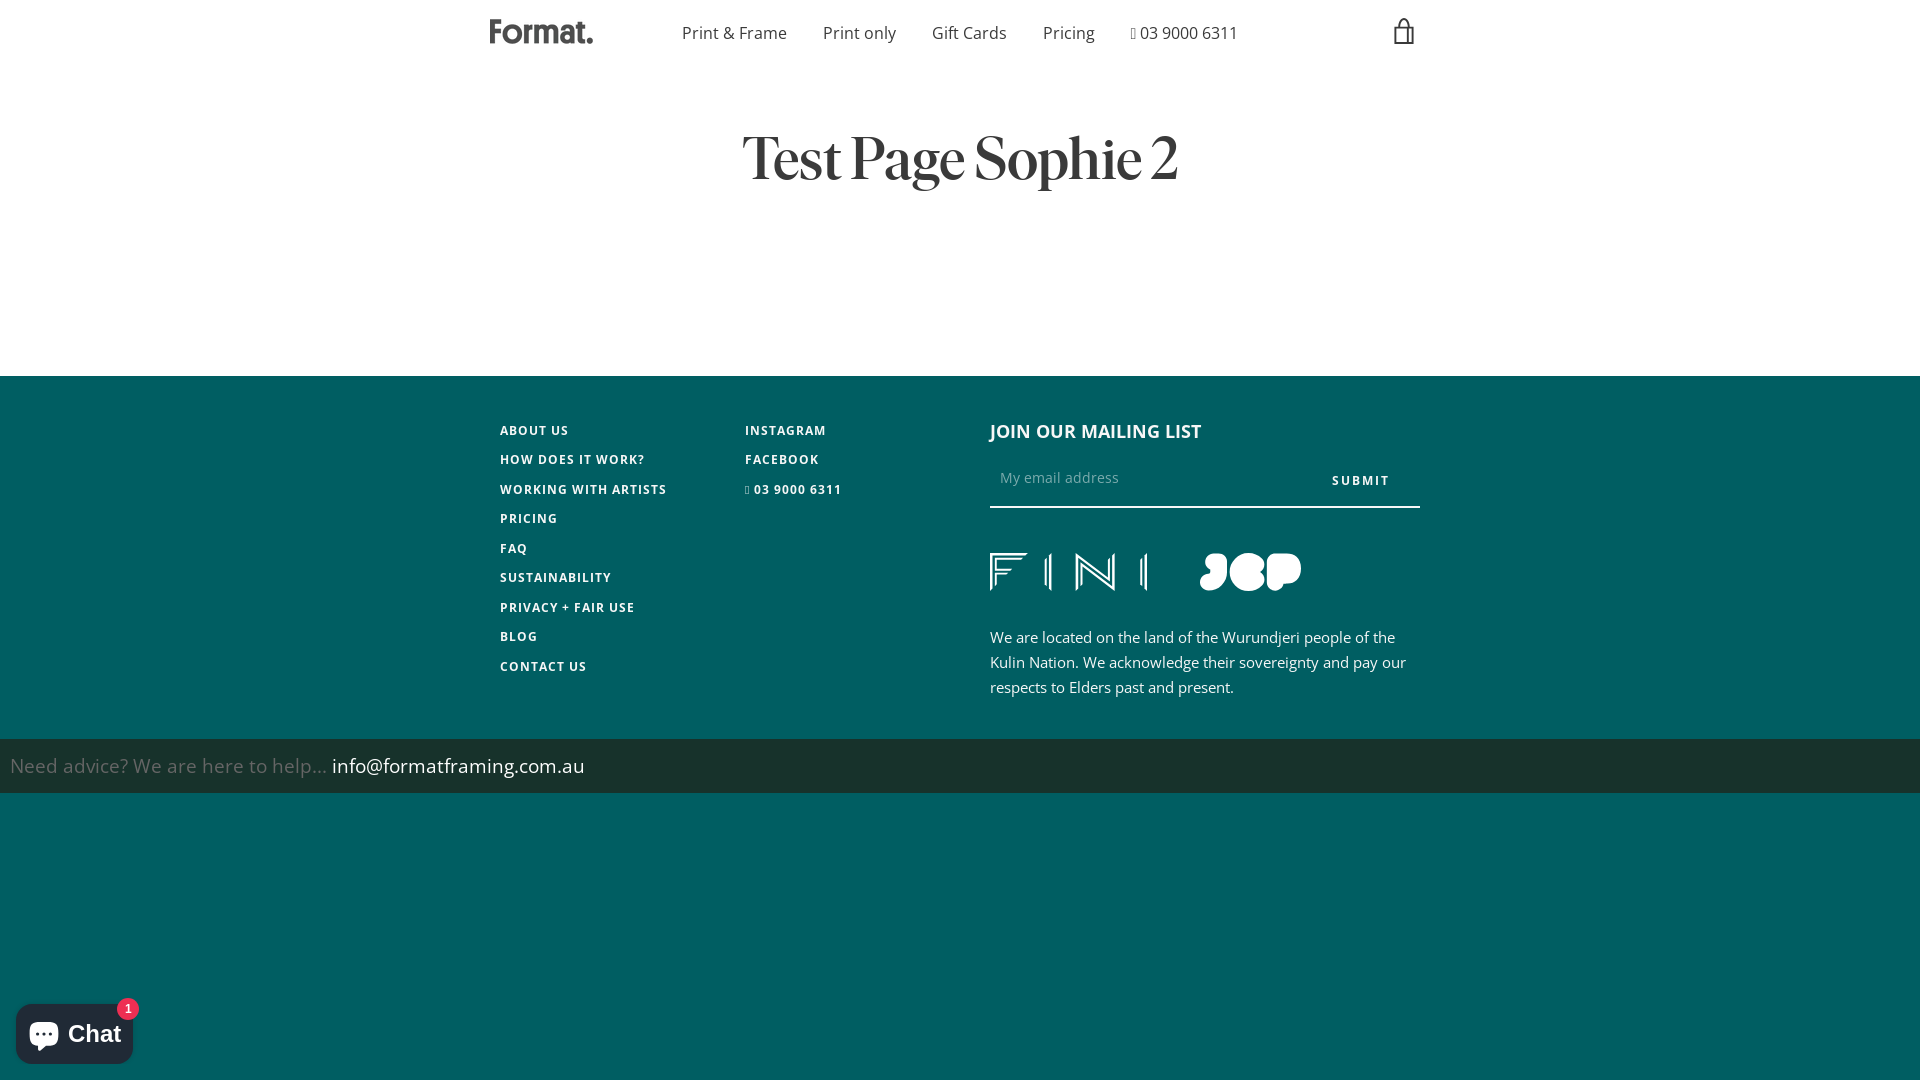  Describe the element at coordinates (582, 488) in the screenshot. I see `'WORKING WITH ARTISTS'` at that location.